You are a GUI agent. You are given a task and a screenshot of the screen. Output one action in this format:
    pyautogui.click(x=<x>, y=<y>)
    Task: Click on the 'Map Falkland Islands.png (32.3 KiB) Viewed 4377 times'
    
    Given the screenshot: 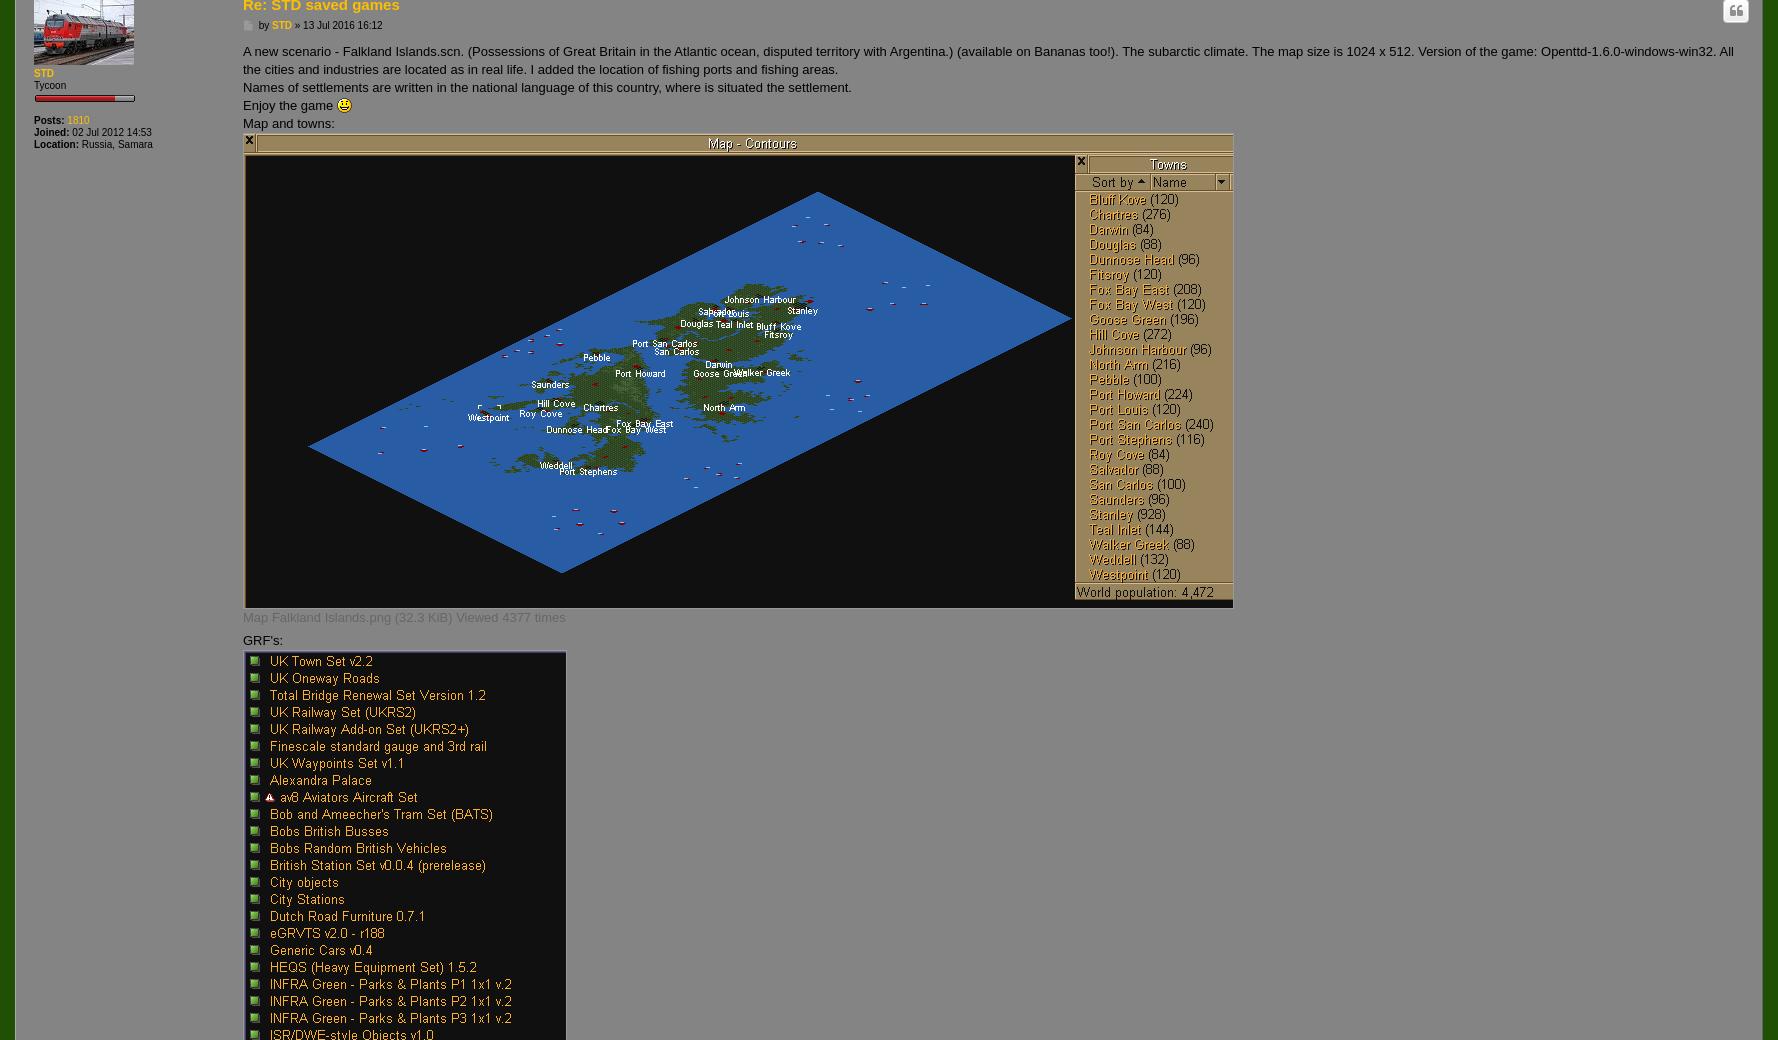 What is the action you would take?
    pyautogui.click(x=403, y=616)
    